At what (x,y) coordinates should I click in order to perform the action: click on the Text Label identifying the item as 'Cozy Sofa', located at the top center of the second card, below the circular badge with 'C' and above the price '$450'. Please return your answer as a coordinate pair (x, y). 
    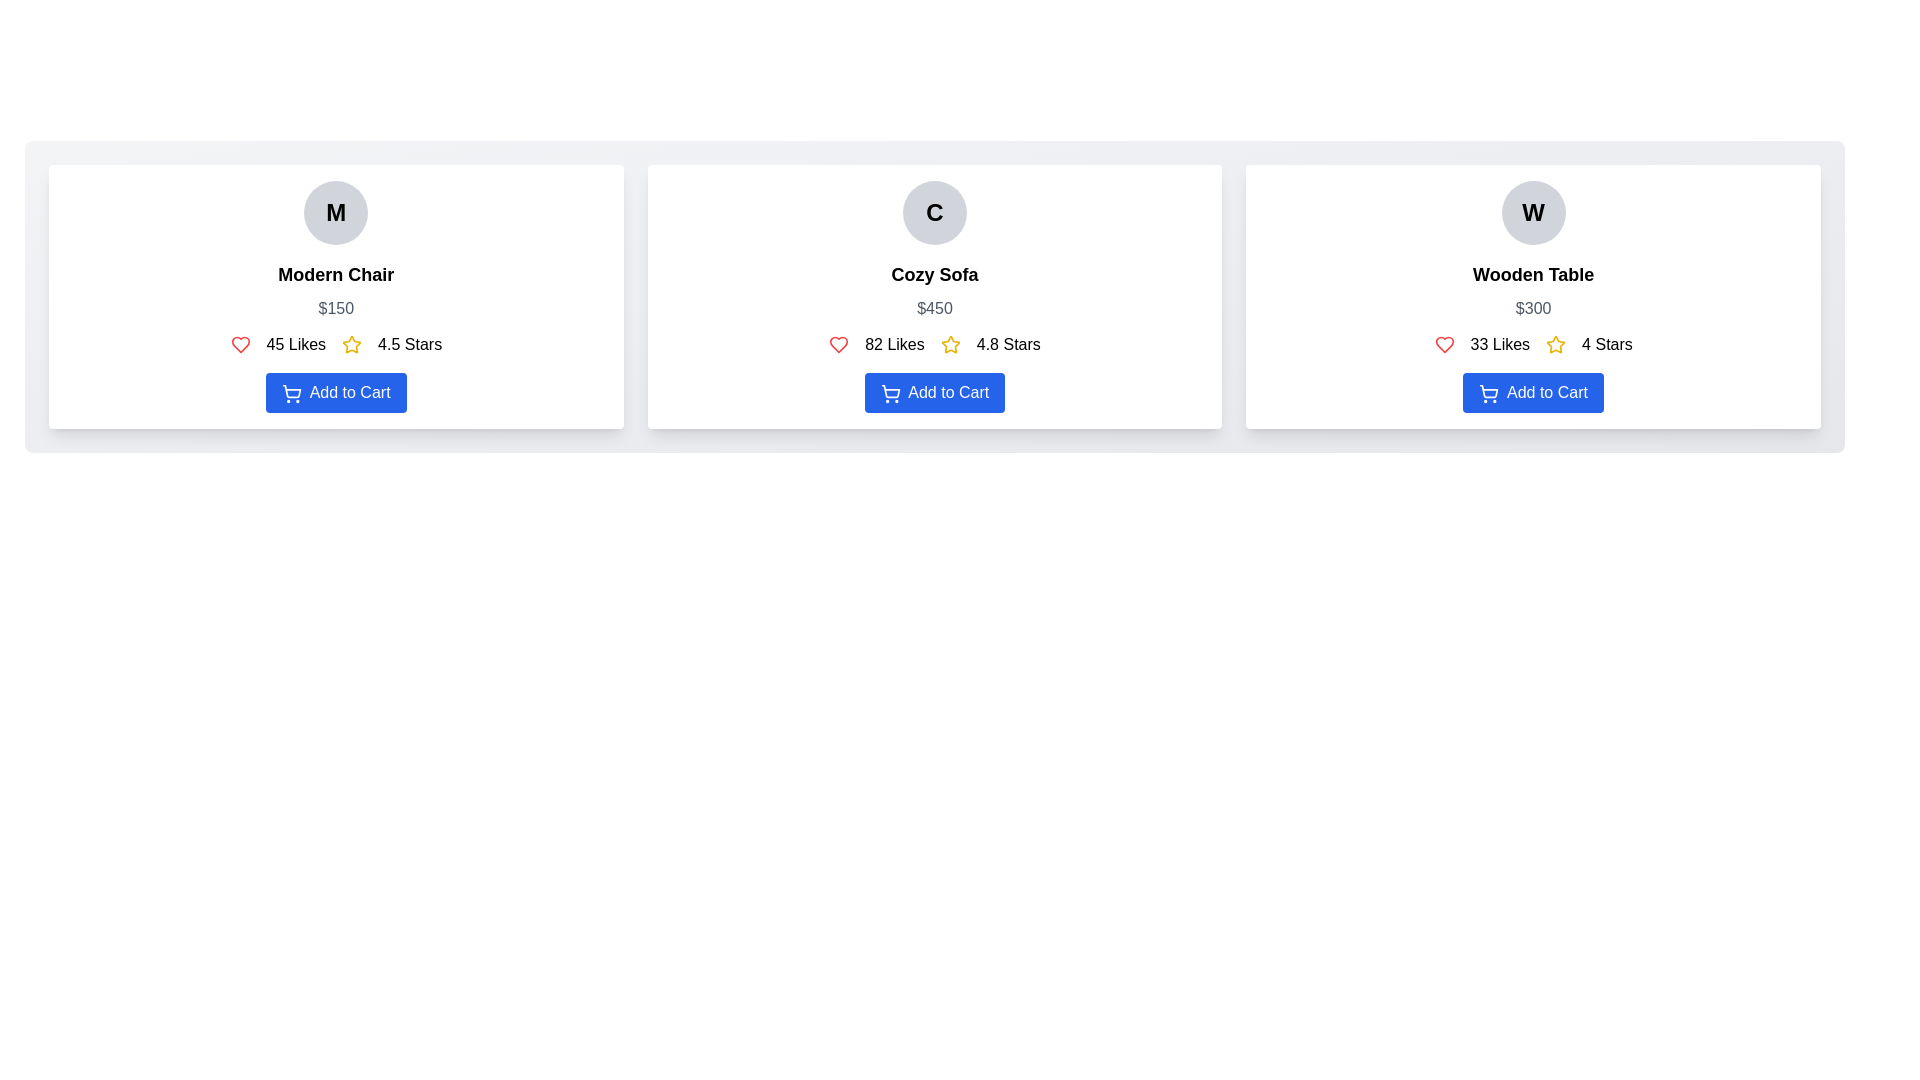
    Looking at the image, I should click on (934, 274).